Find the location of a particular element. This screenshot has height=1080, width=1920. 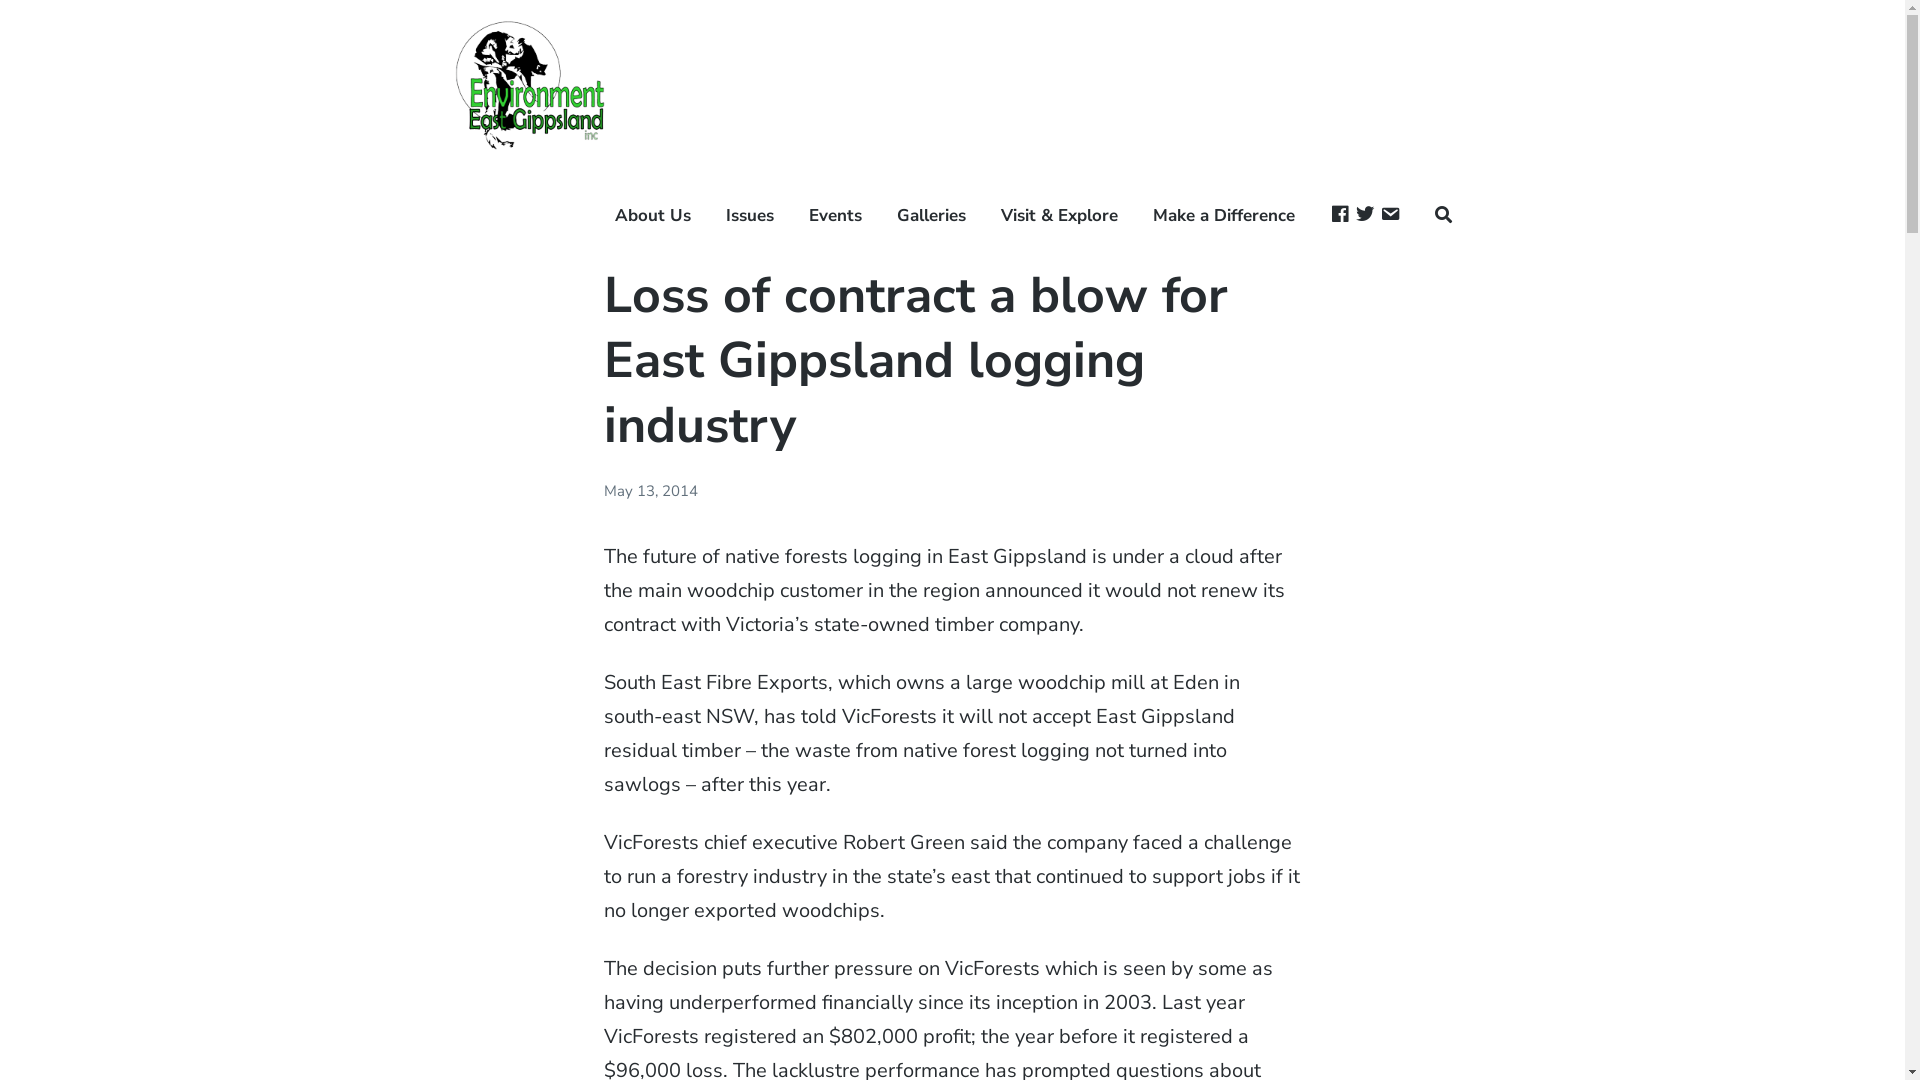

'Make a Difference' is located at coordinates (1152, 216).